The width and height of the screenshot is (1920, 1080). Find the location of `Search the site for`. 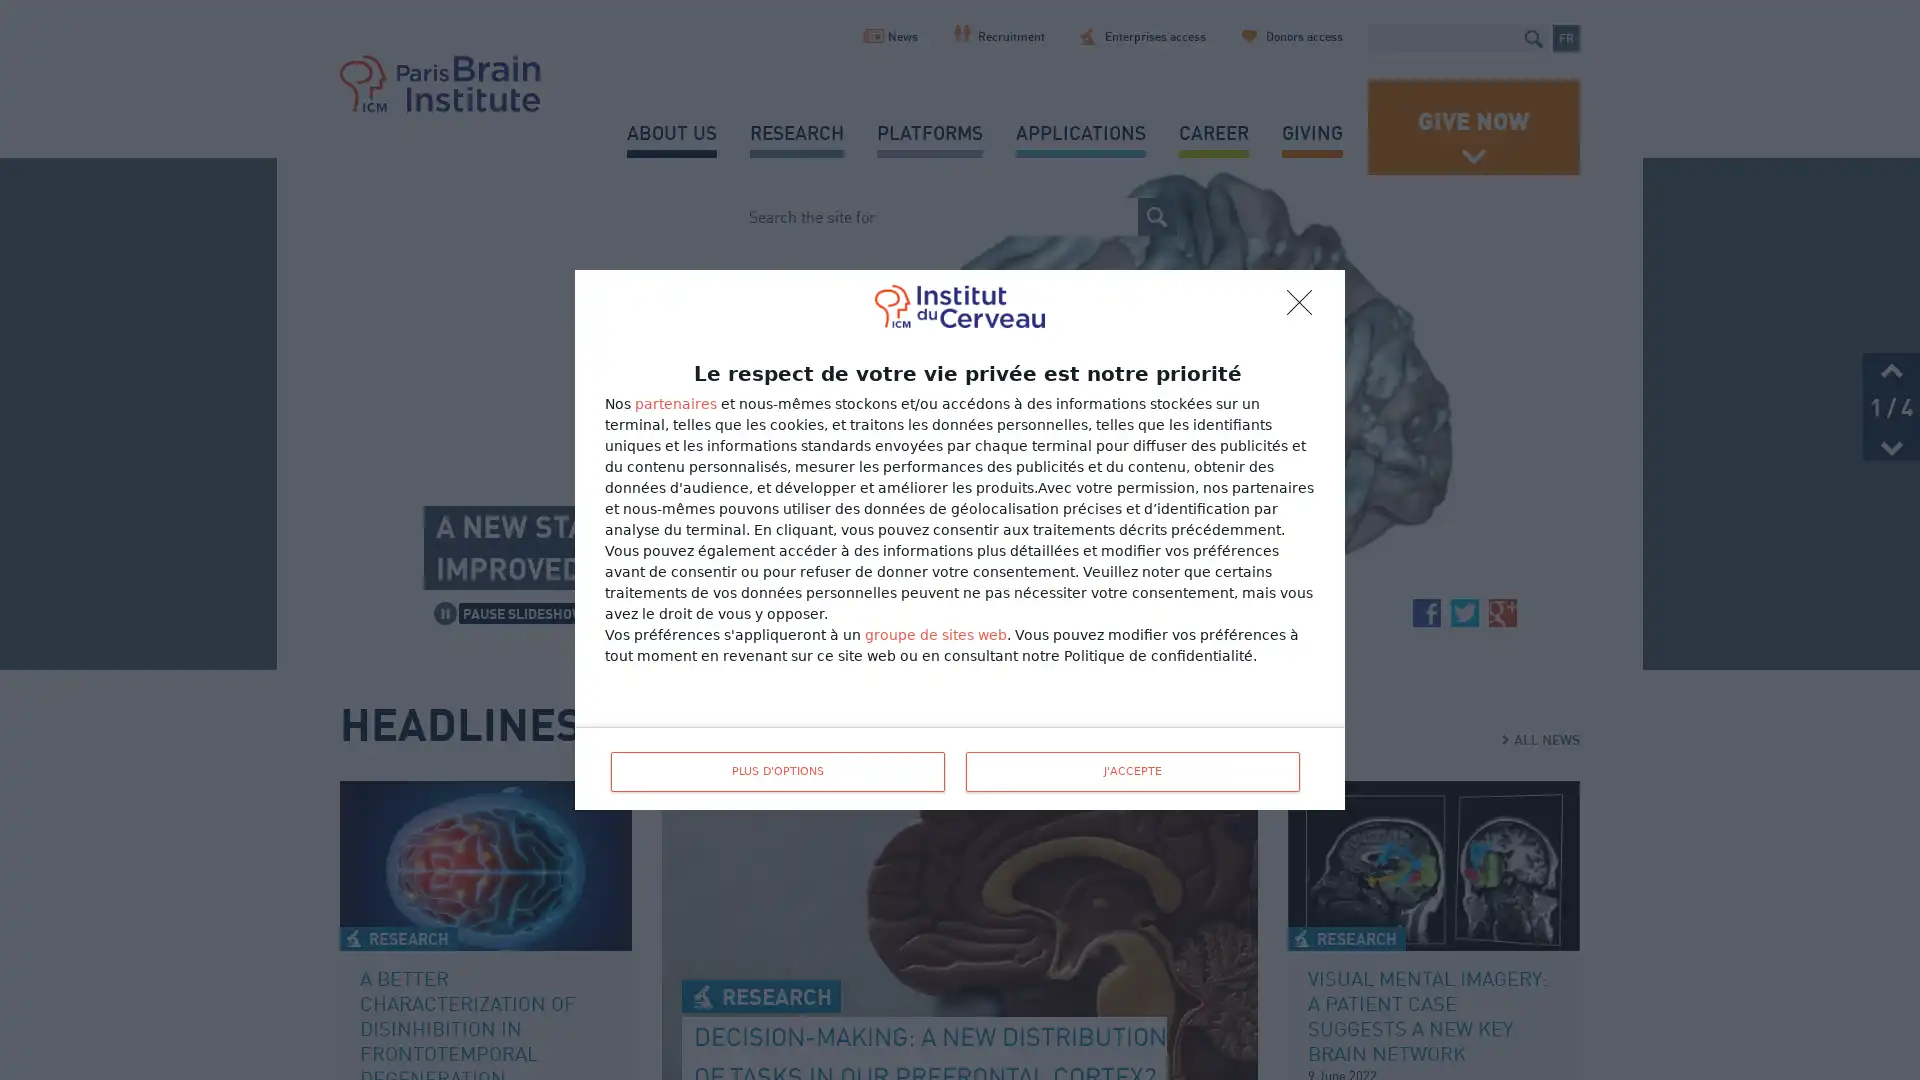

Search the site for is located at coordinates (1157, 216).